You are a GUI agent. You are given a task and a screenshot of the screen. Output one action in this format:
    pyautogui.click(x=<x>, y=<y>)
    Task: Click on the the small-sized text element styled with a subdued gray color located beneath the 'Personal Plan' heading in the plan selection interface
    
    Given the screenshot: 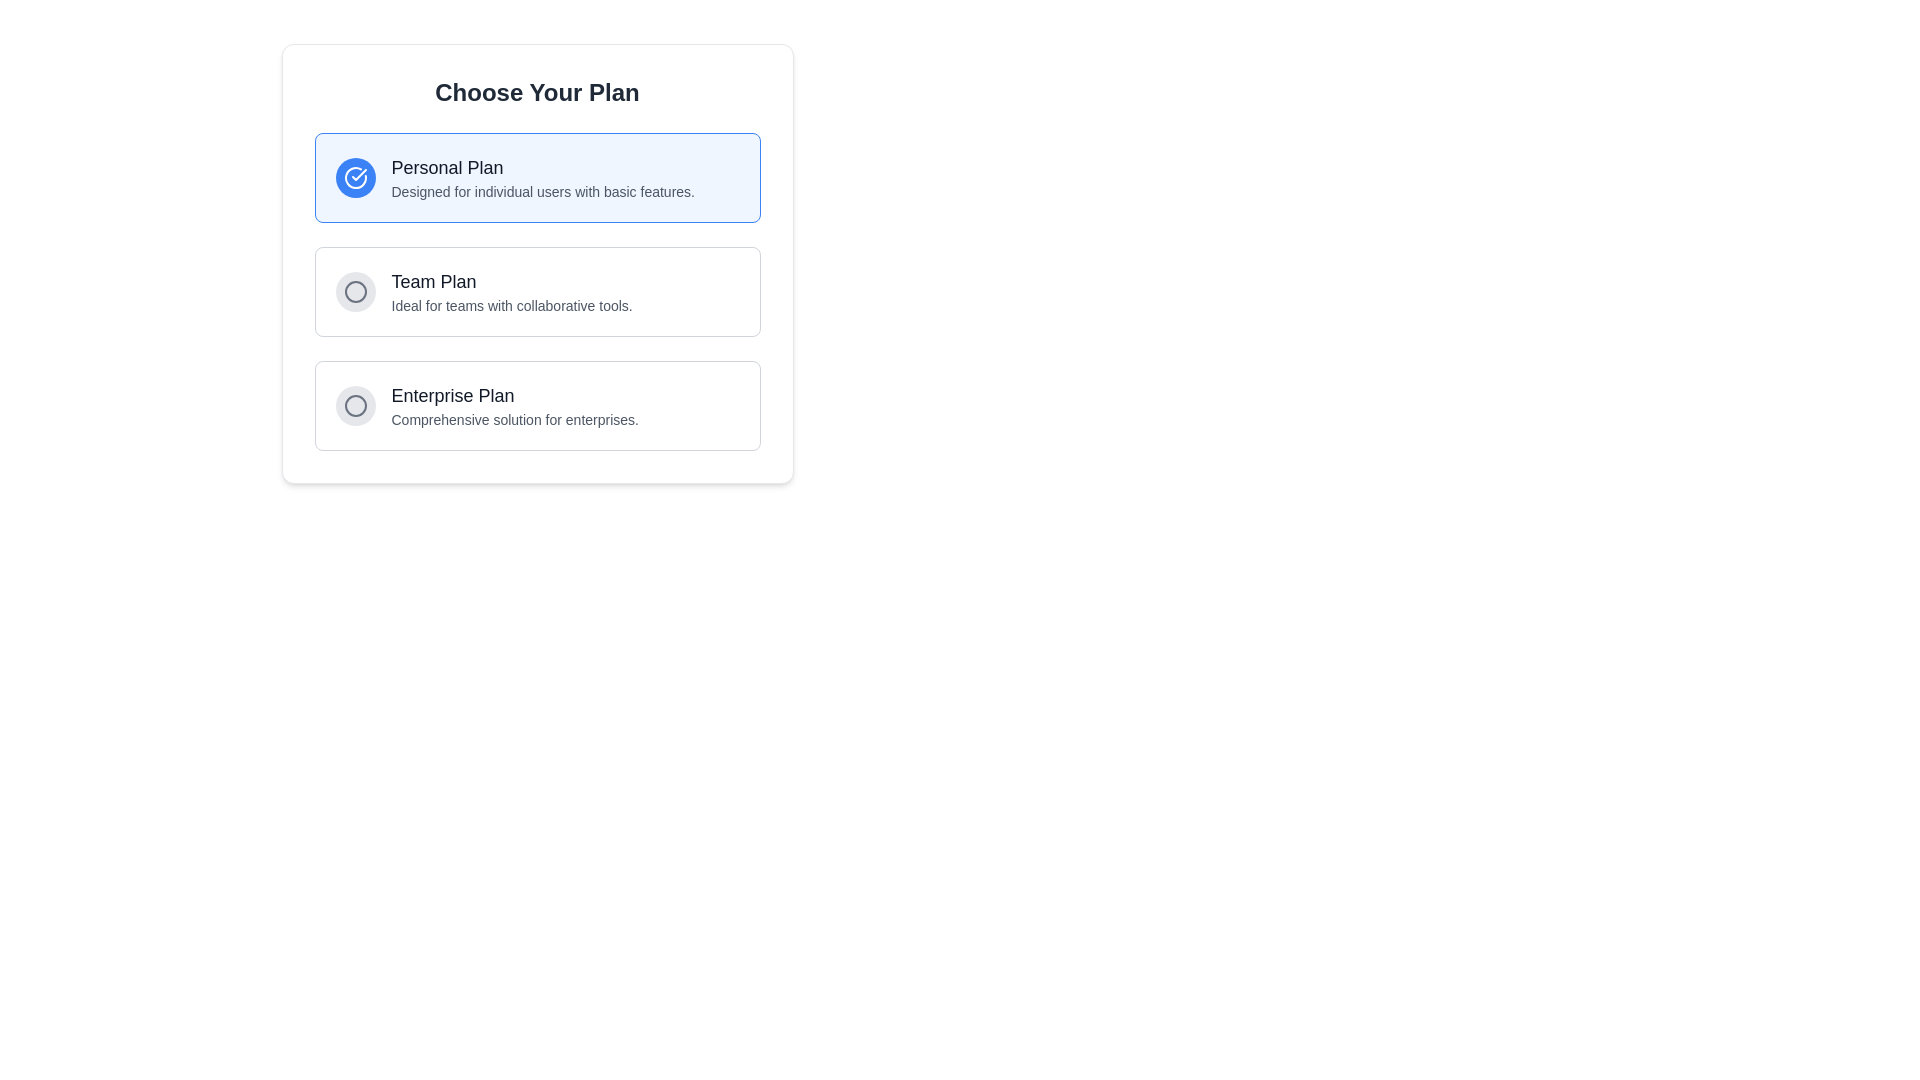 What is the action you would take?
    pyautogui.click(x=543, y=192)
    